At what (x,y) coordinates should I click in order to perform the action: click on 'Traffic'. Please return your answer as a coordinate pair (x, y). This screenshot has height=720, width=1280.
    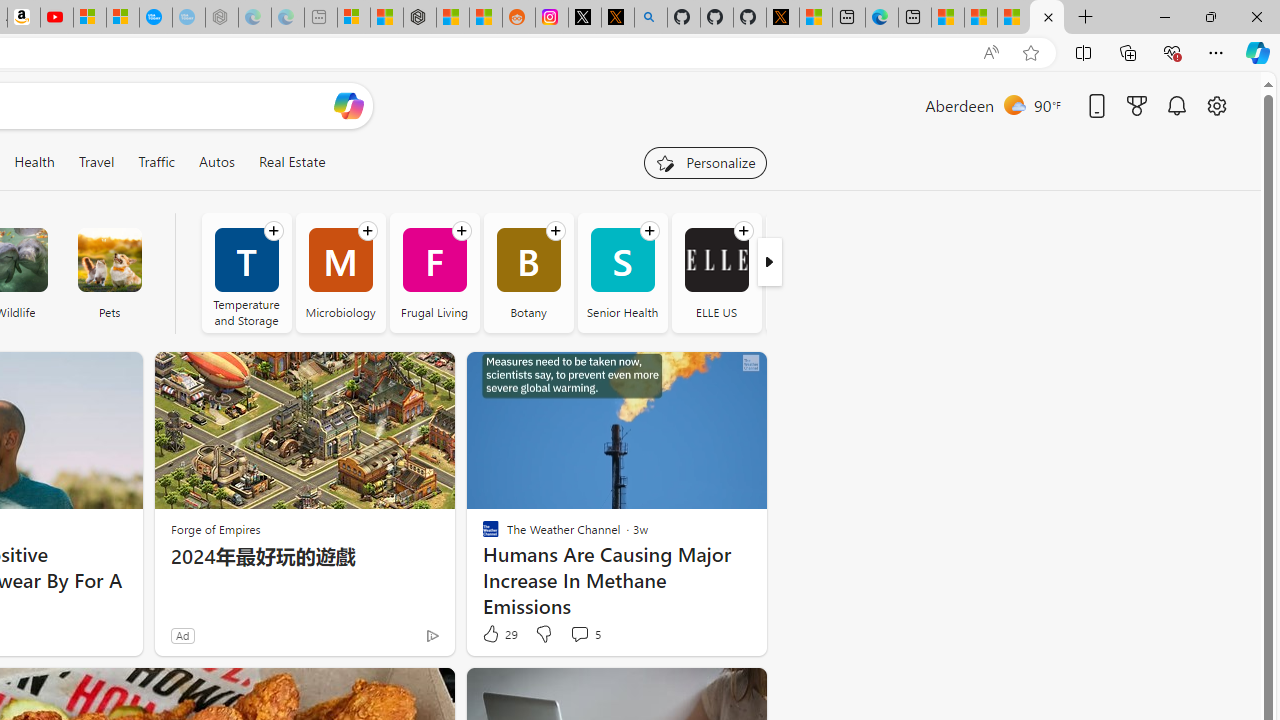
    Looking at the image, I should click on (155, 161).